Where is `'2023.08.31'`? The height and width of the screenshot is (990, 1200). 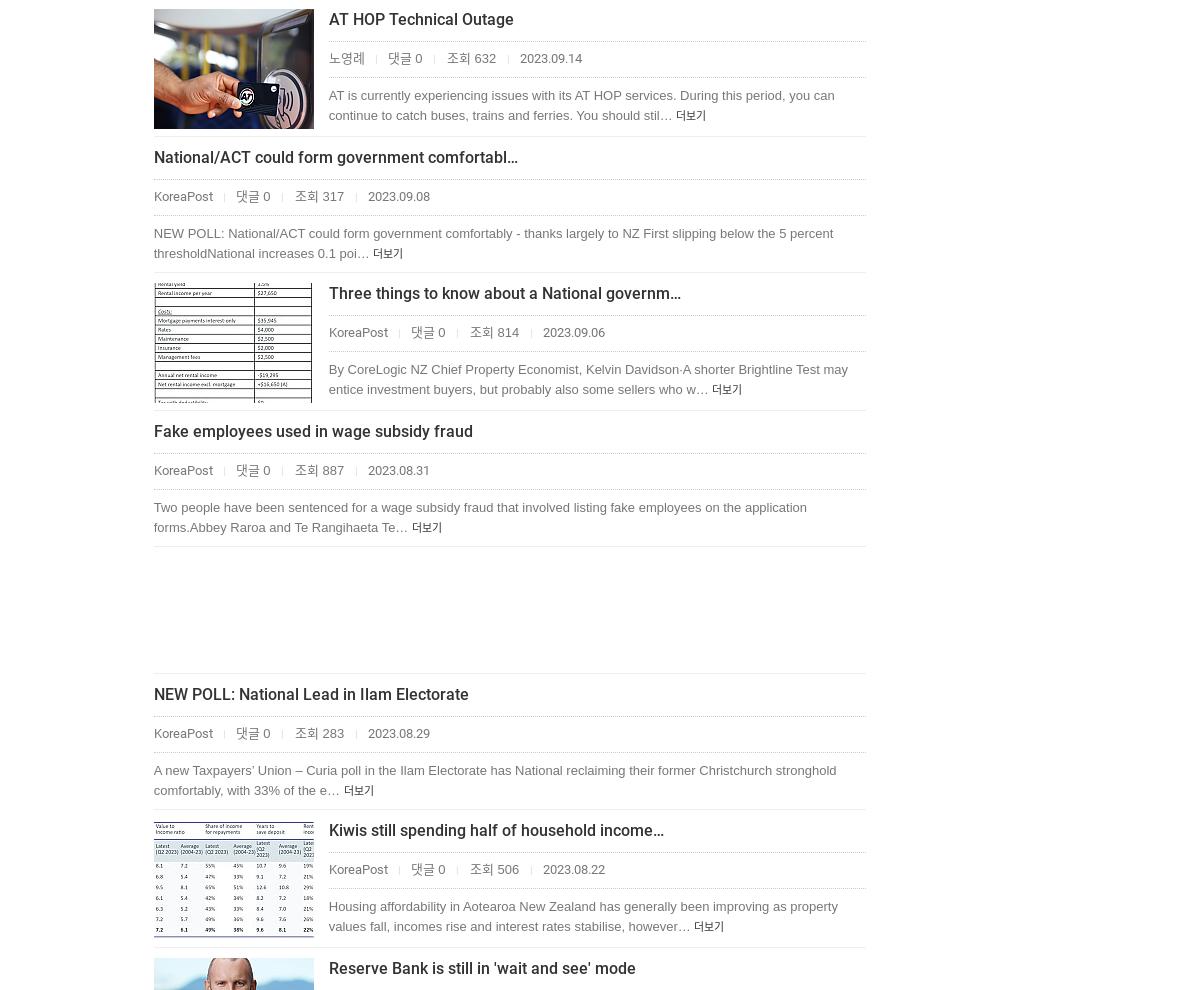
'2023.08.31' is located at coordinates (396, 470).